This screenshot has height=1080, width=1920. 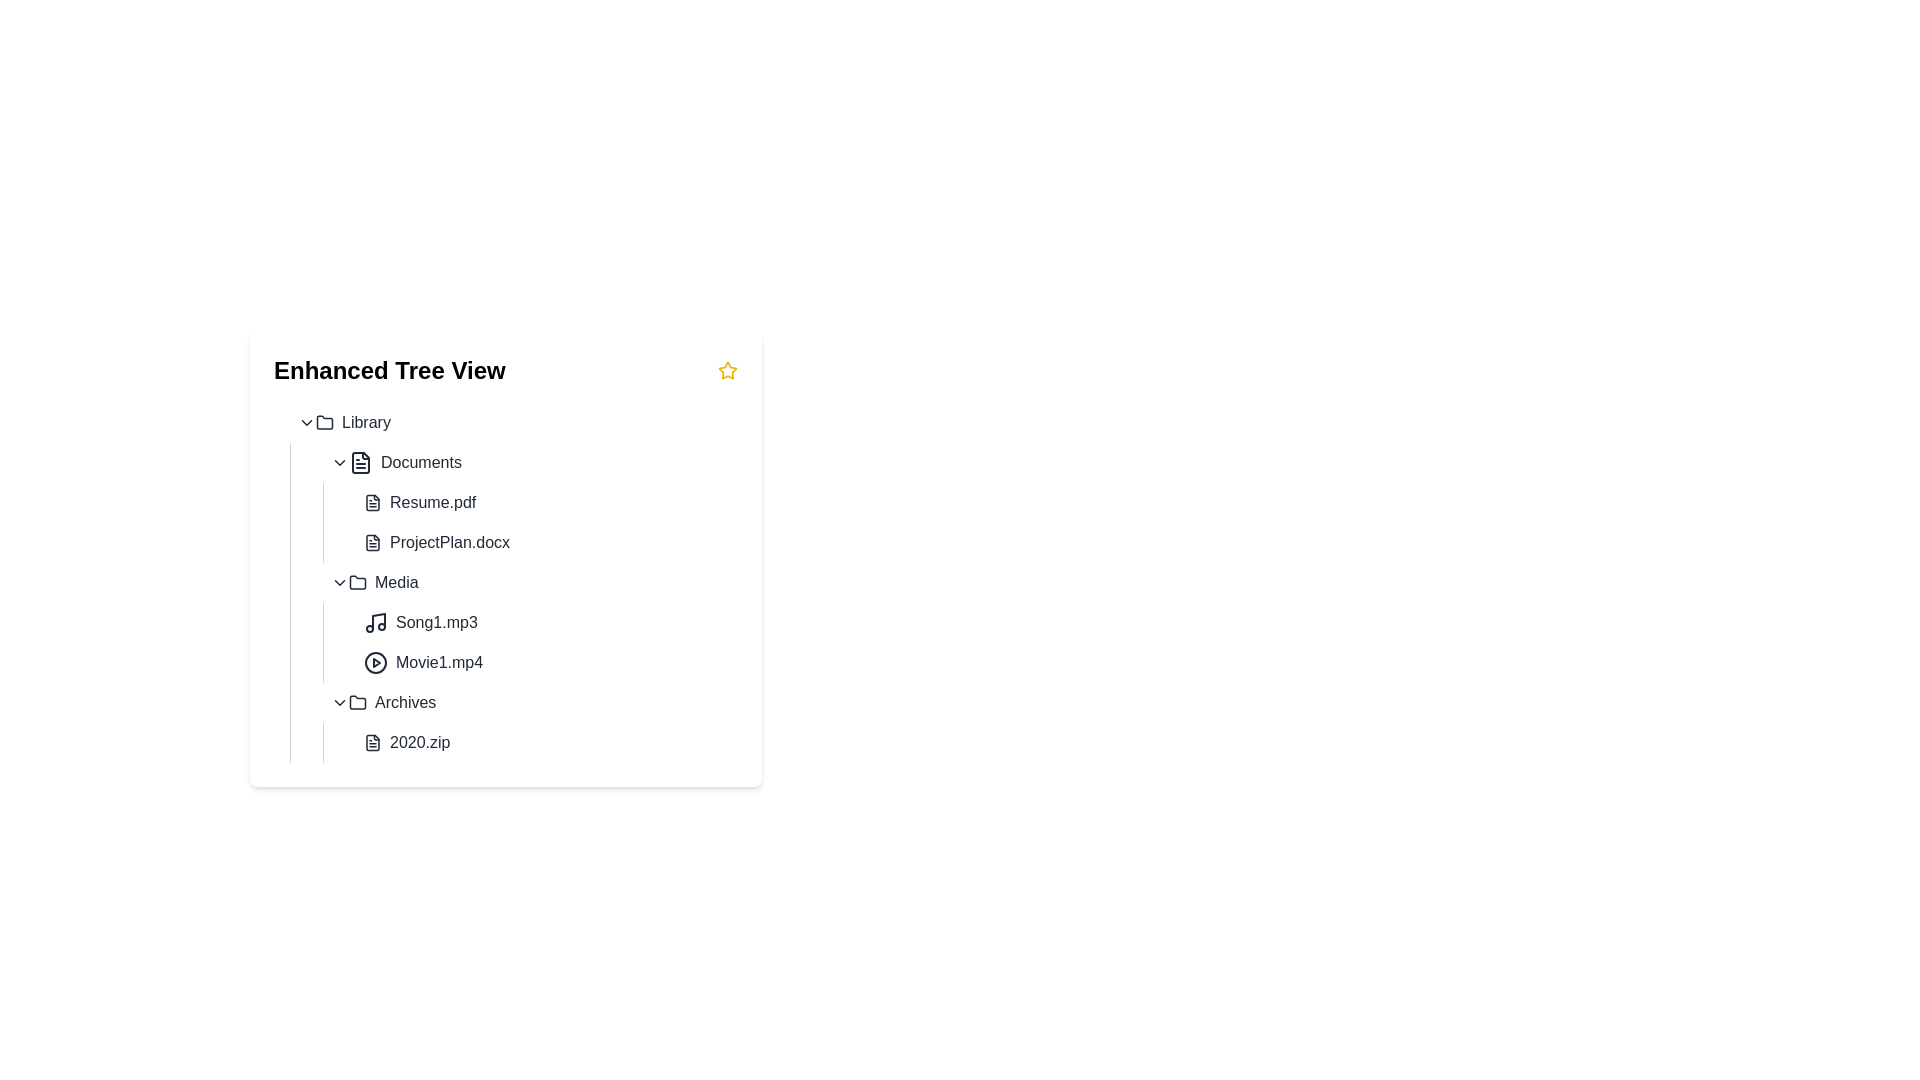 What do you see at coordinates (379, 620) in the screenshot?
I see `the decorative musical note icon in the 'Media' folder listing adjacent to 'Song1.mp3'` at bounding box center [379, 620].